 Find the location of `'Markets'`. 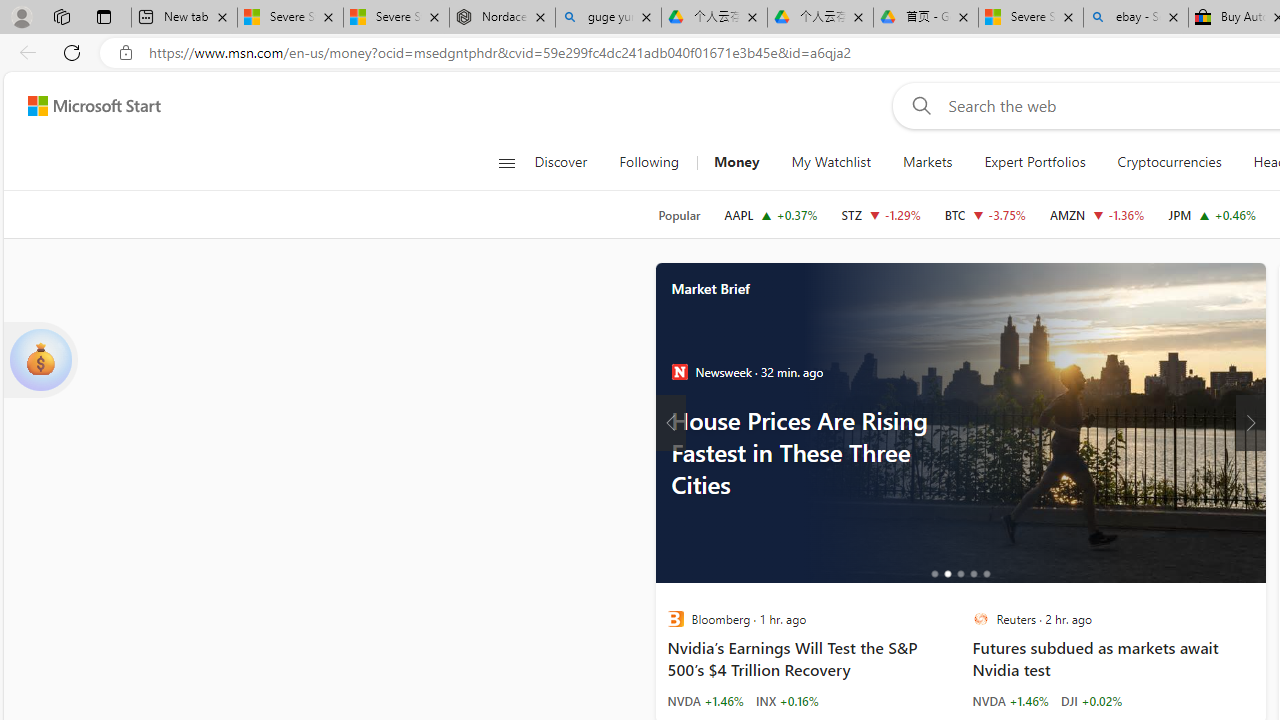

'Markets' is located at coordinates (926, 162).